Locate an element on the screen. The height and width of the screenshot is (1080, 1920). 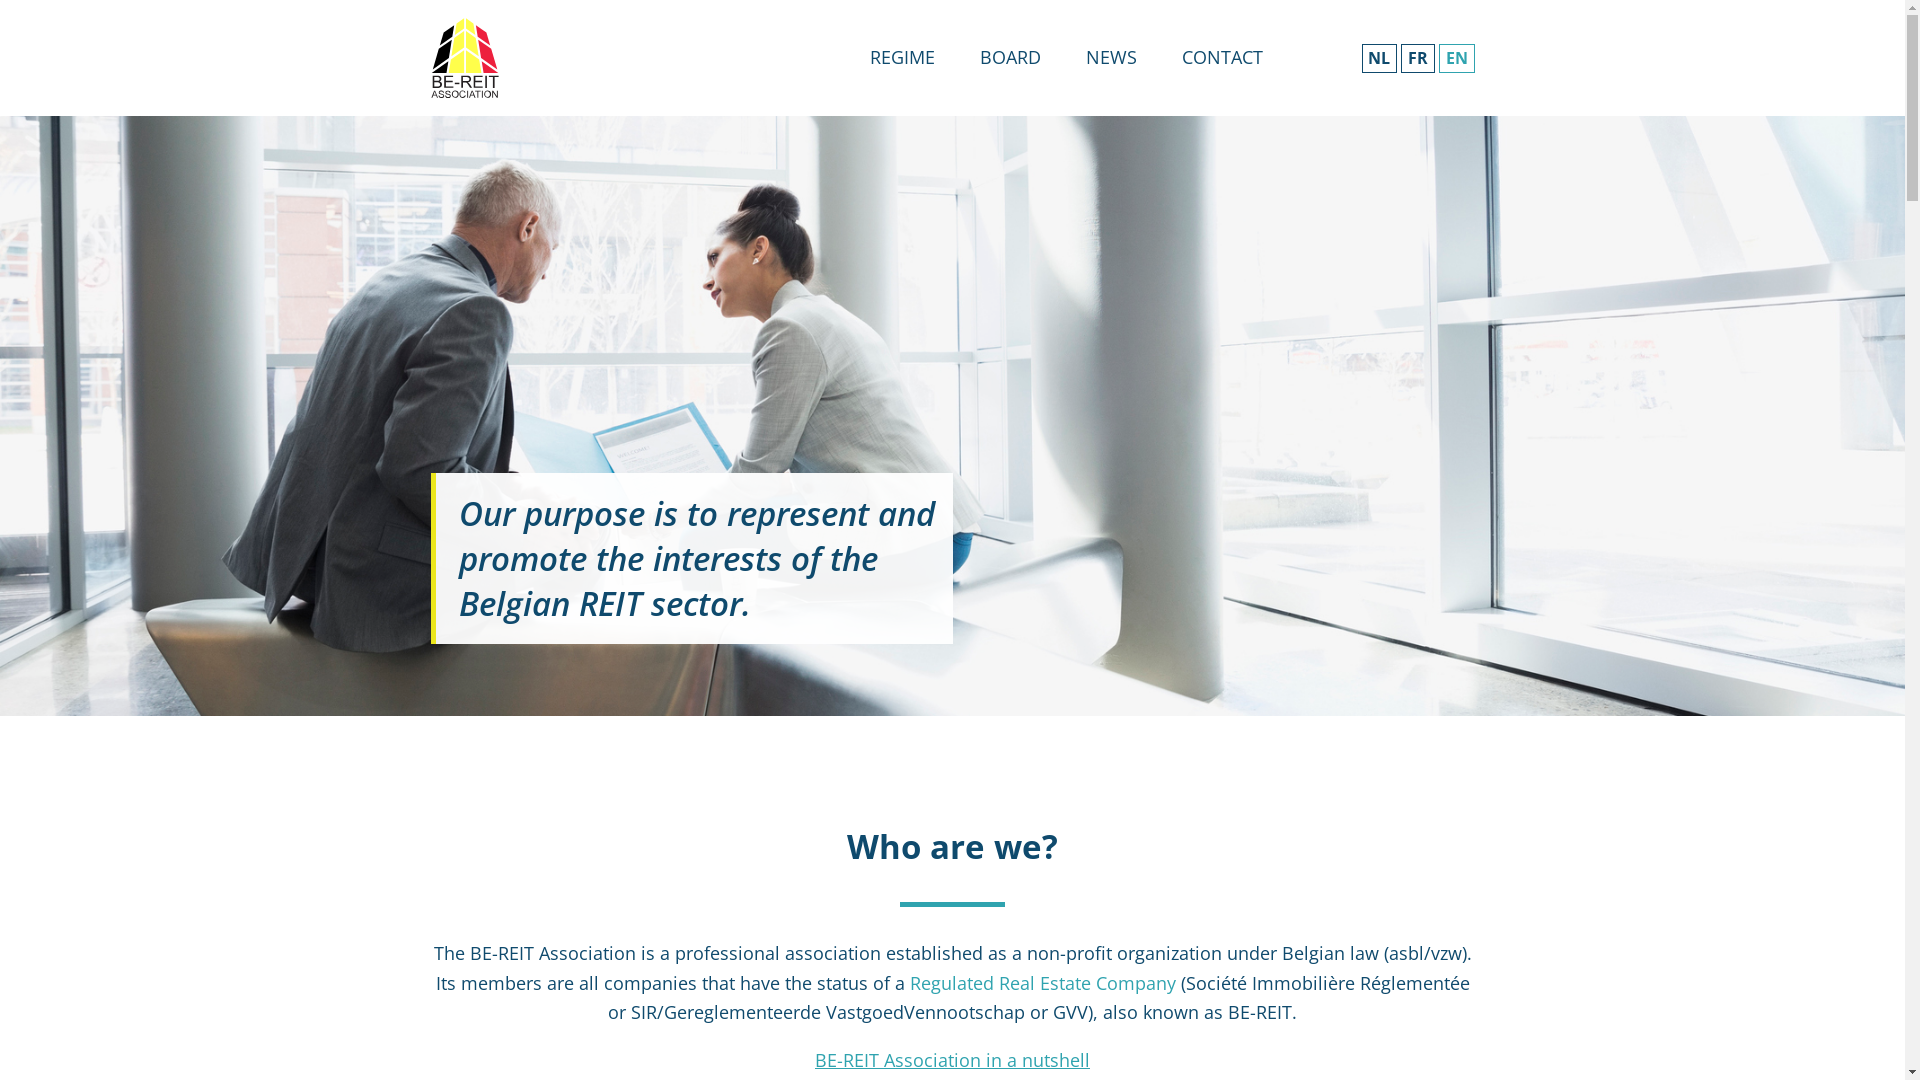
'CONTACT' is located at coordinates (1221, 56).